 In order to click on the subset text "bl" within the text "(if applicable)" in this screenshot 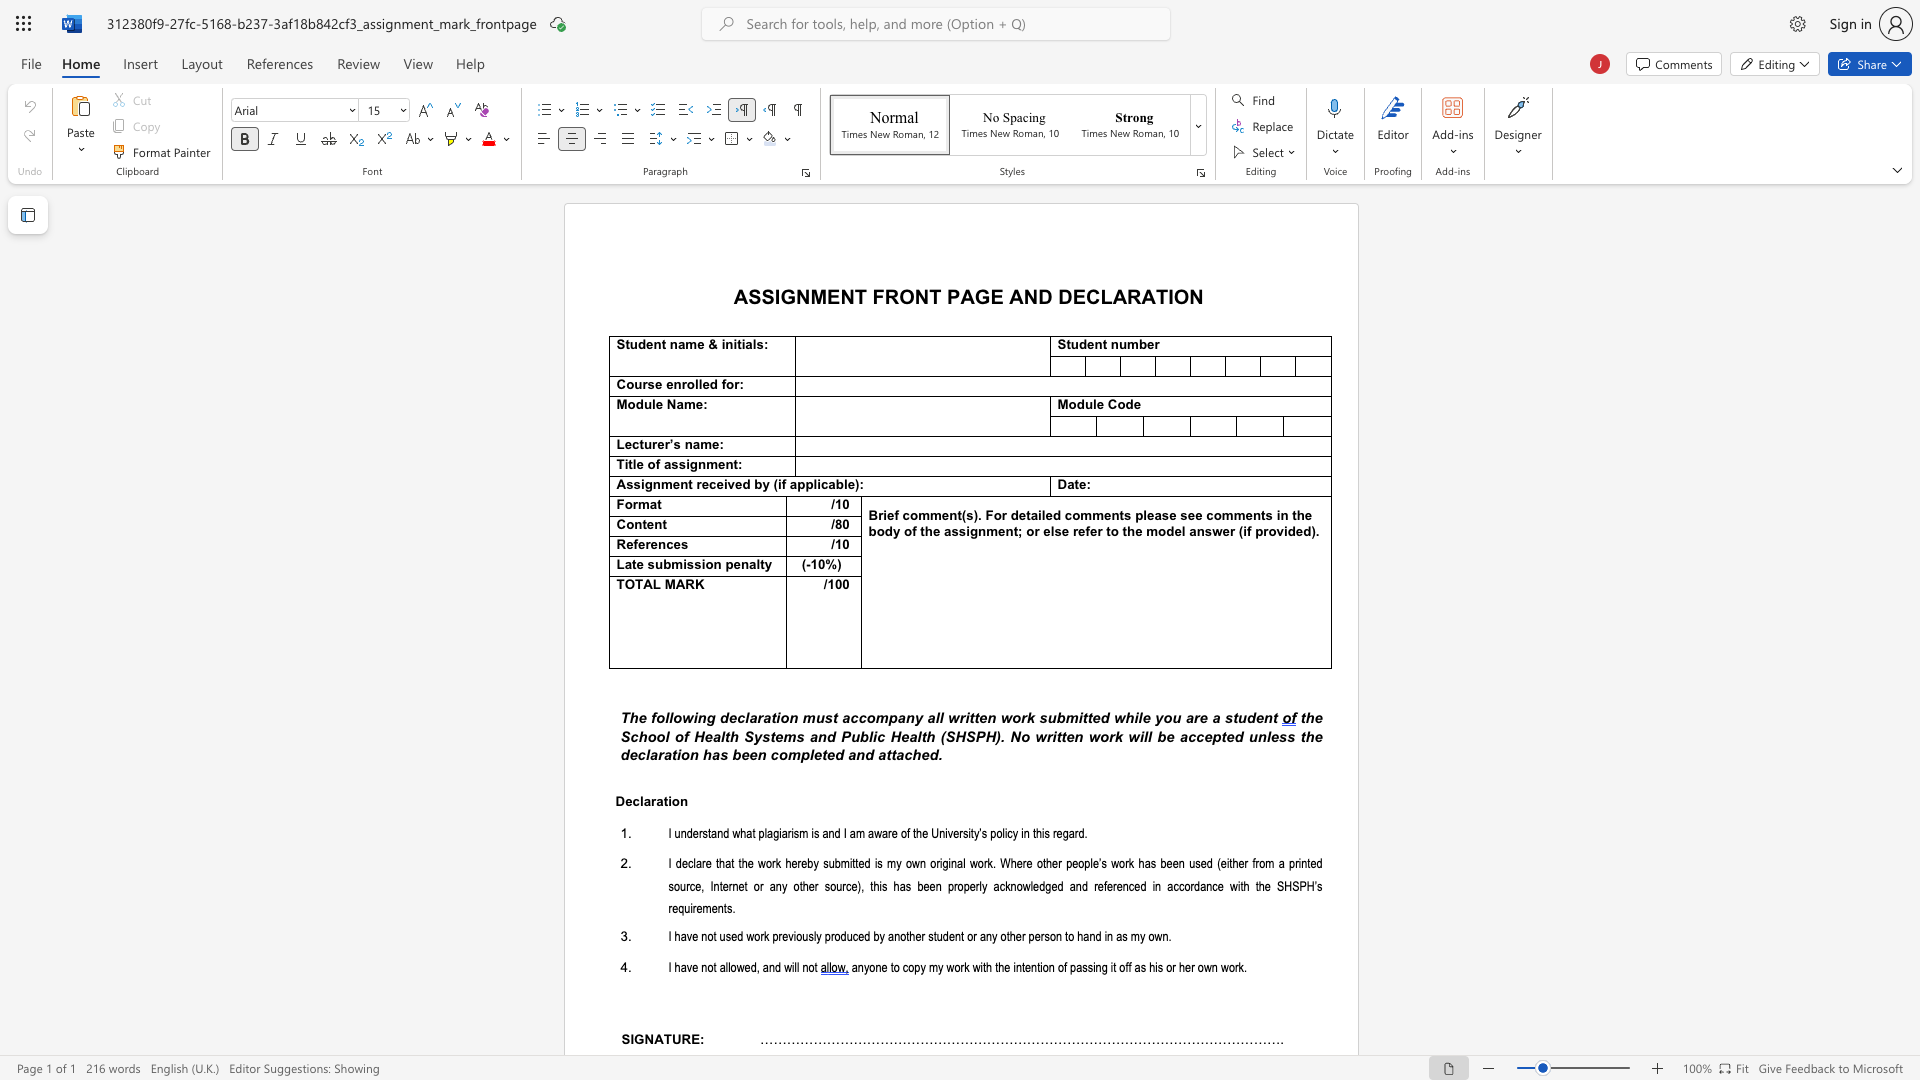, I will do `click(835, 485)`.